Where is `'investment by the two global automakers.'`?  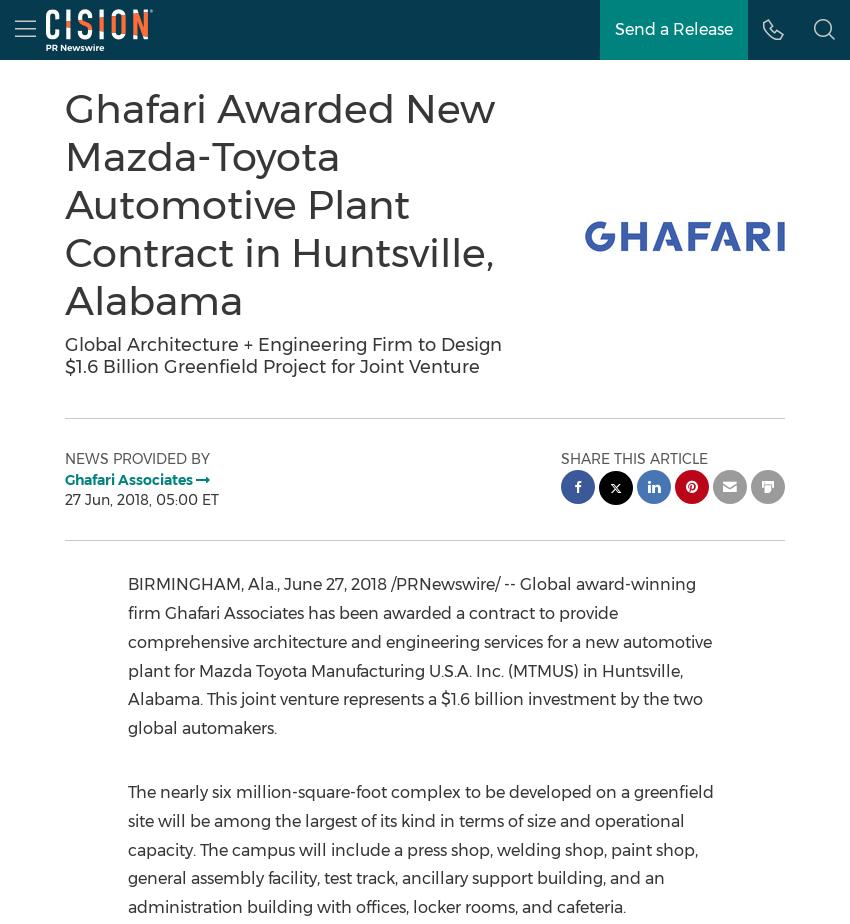
'investment by the two global automakers.' is located at coordinates (414, 713).